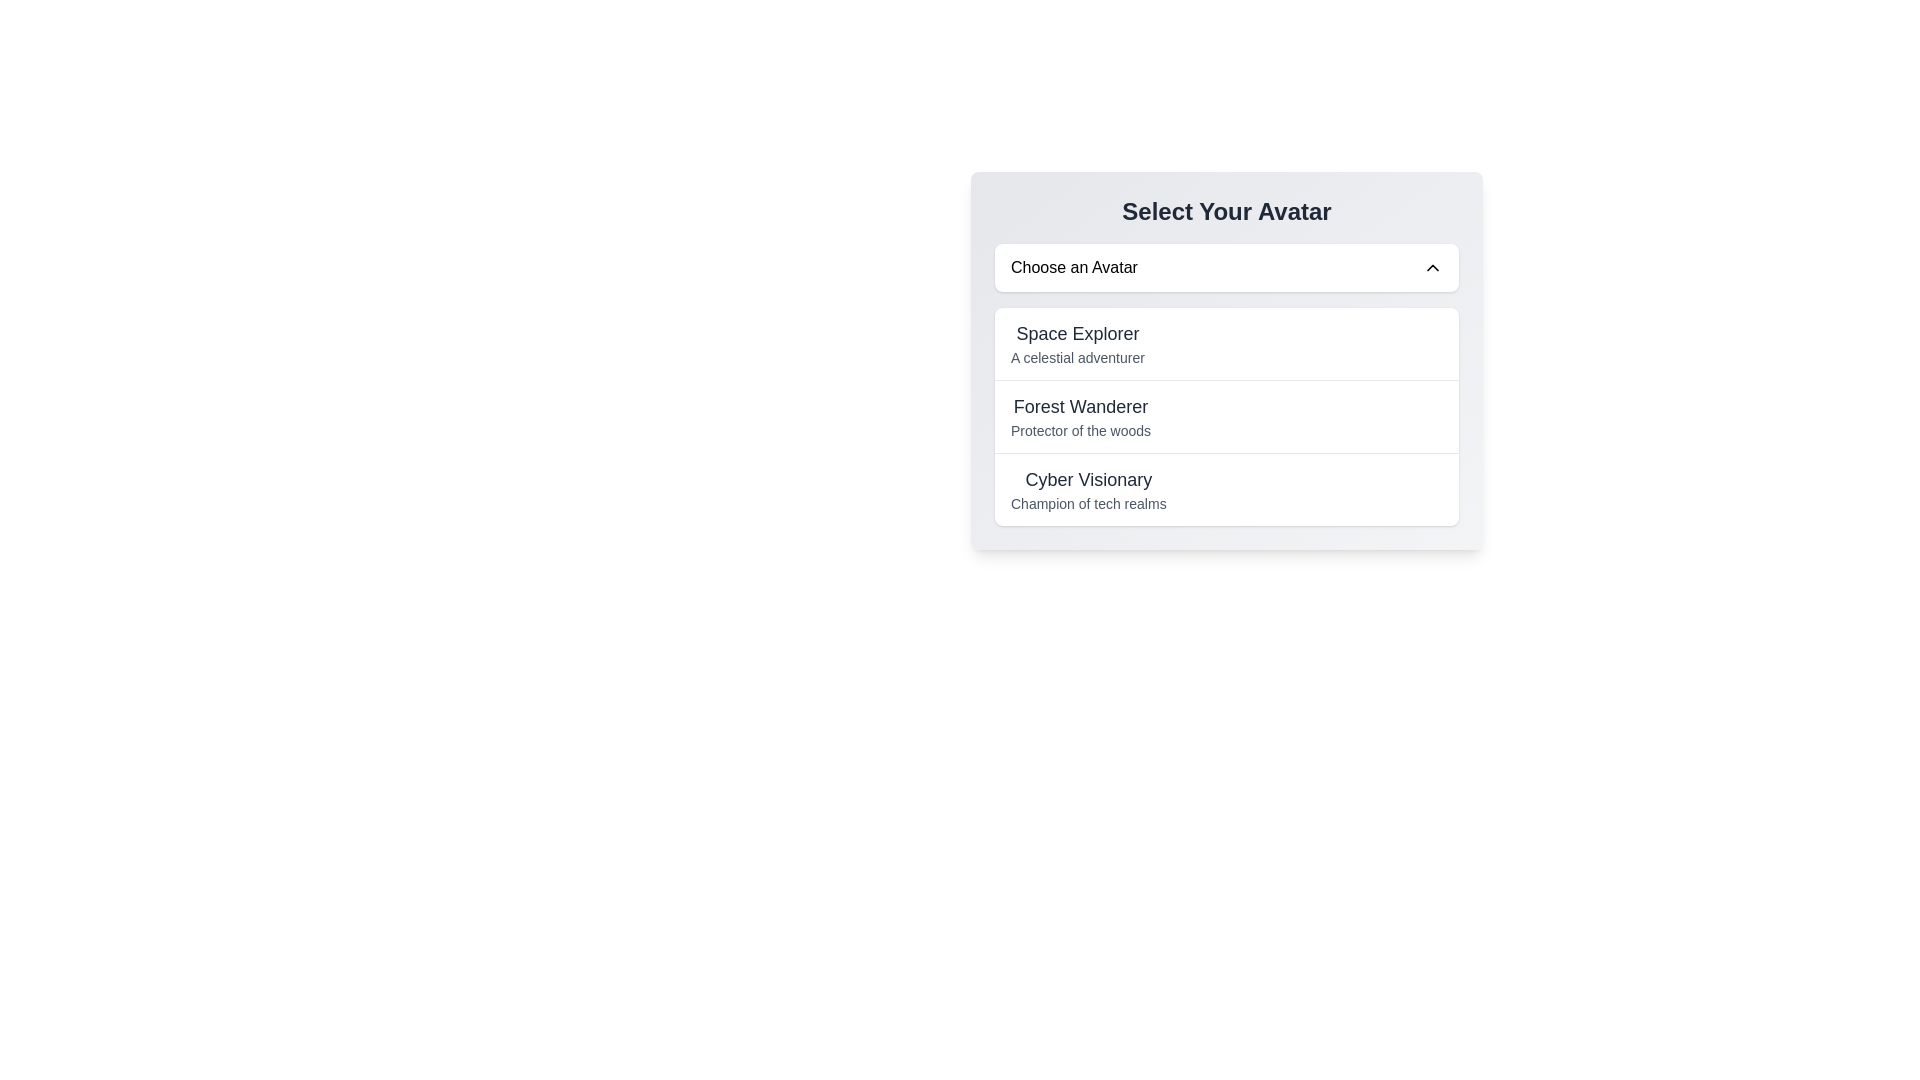 Image resolution: width=1920 pixels, height=1080 pixels. Describe the element at coordinates (1226, 415) in the screenshot. I see `the 'Forest Wanderer' option in the dropdown list titled 'Select Your Avatar'` at that location.